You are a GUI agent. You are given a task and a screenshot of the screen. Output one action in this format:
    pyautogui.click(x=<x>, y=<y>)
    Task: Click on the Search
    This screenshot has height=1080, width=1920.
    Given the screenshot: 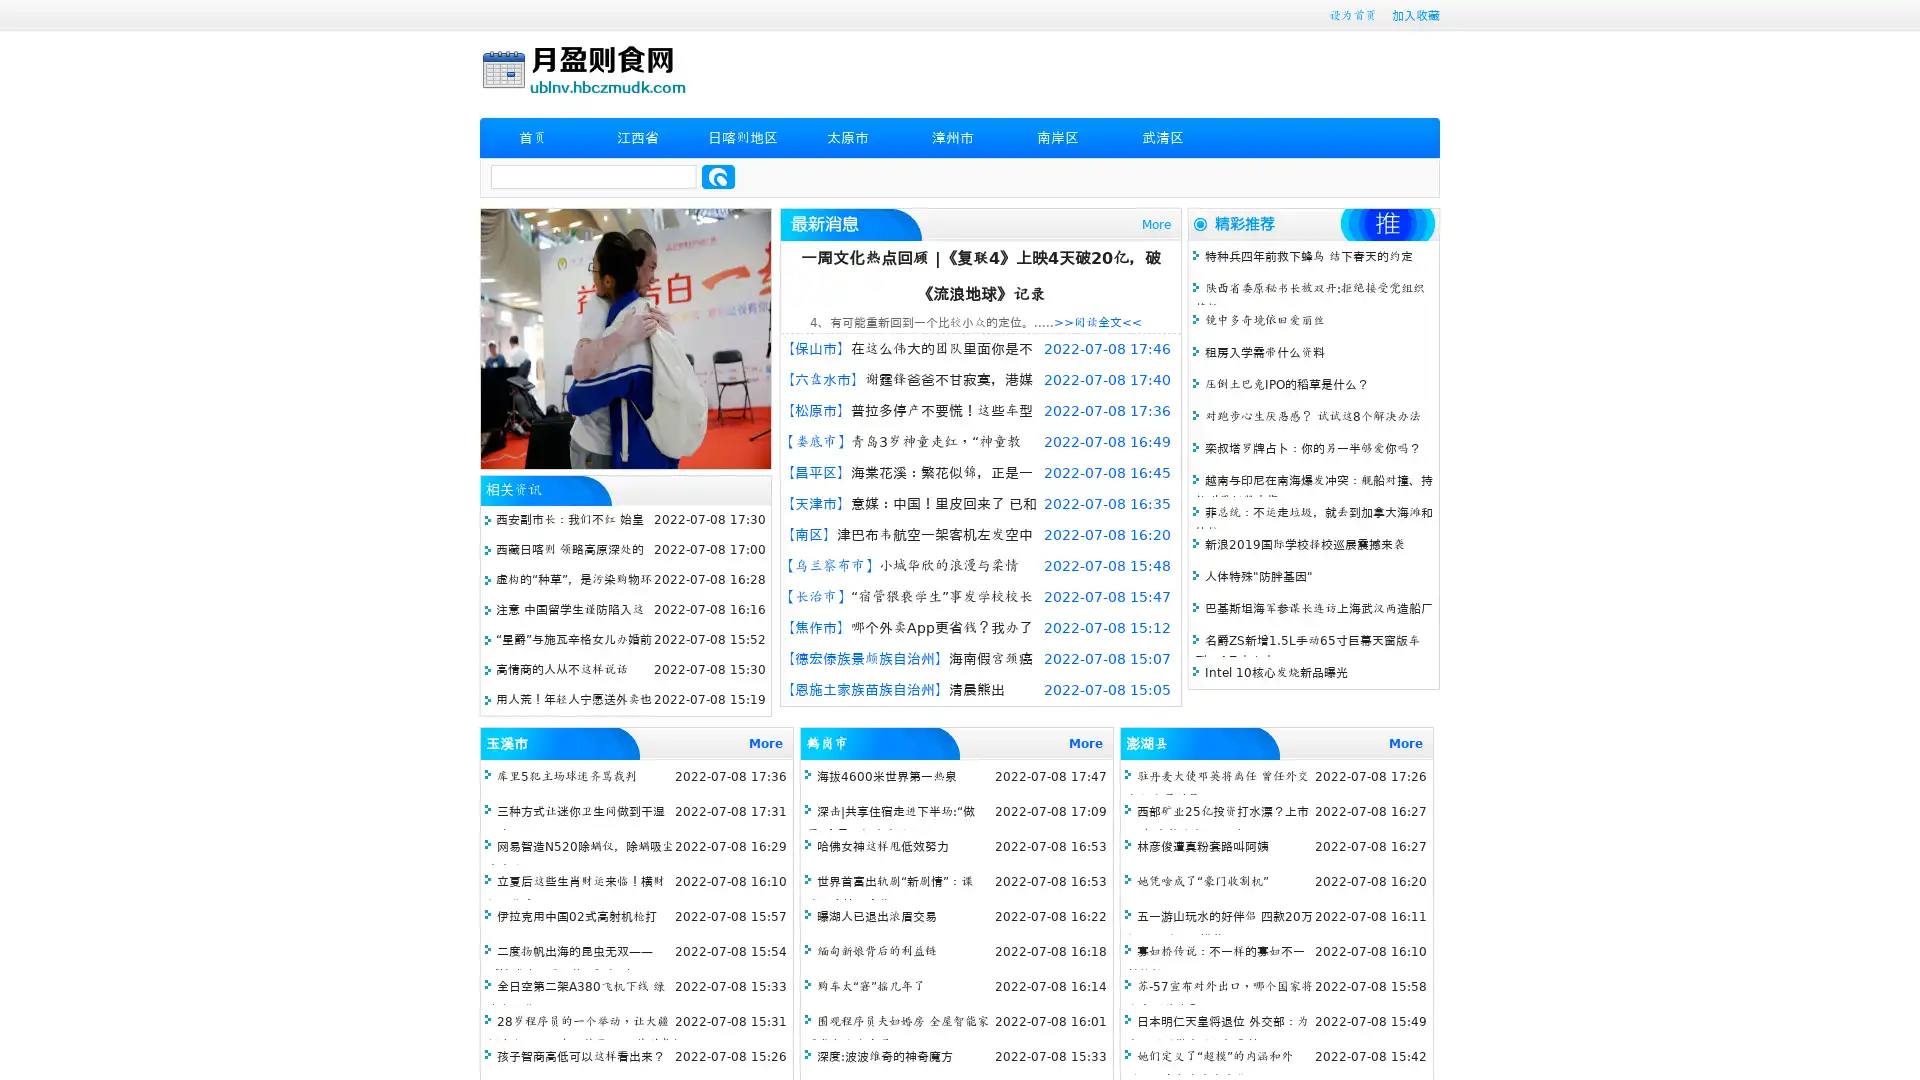 What is the action you would take?
    pyautogui.click(x=718, y=176)
    